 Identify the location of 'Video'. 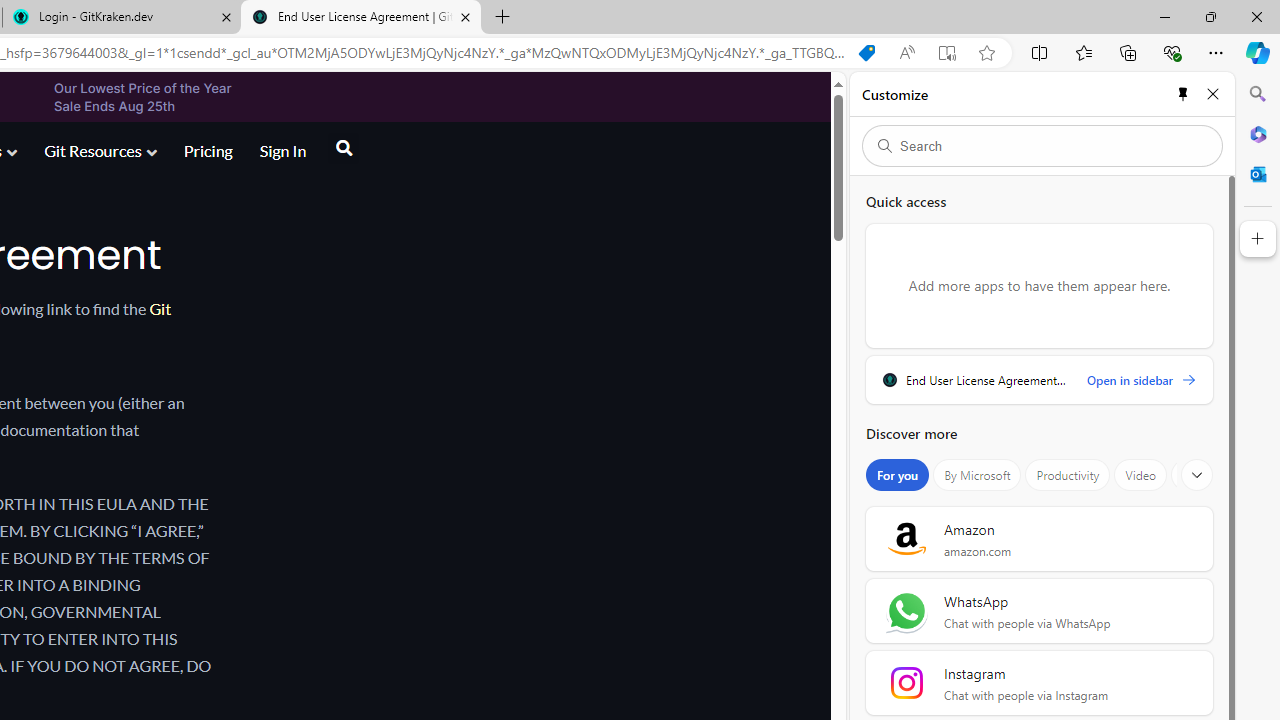
(1140, 475).